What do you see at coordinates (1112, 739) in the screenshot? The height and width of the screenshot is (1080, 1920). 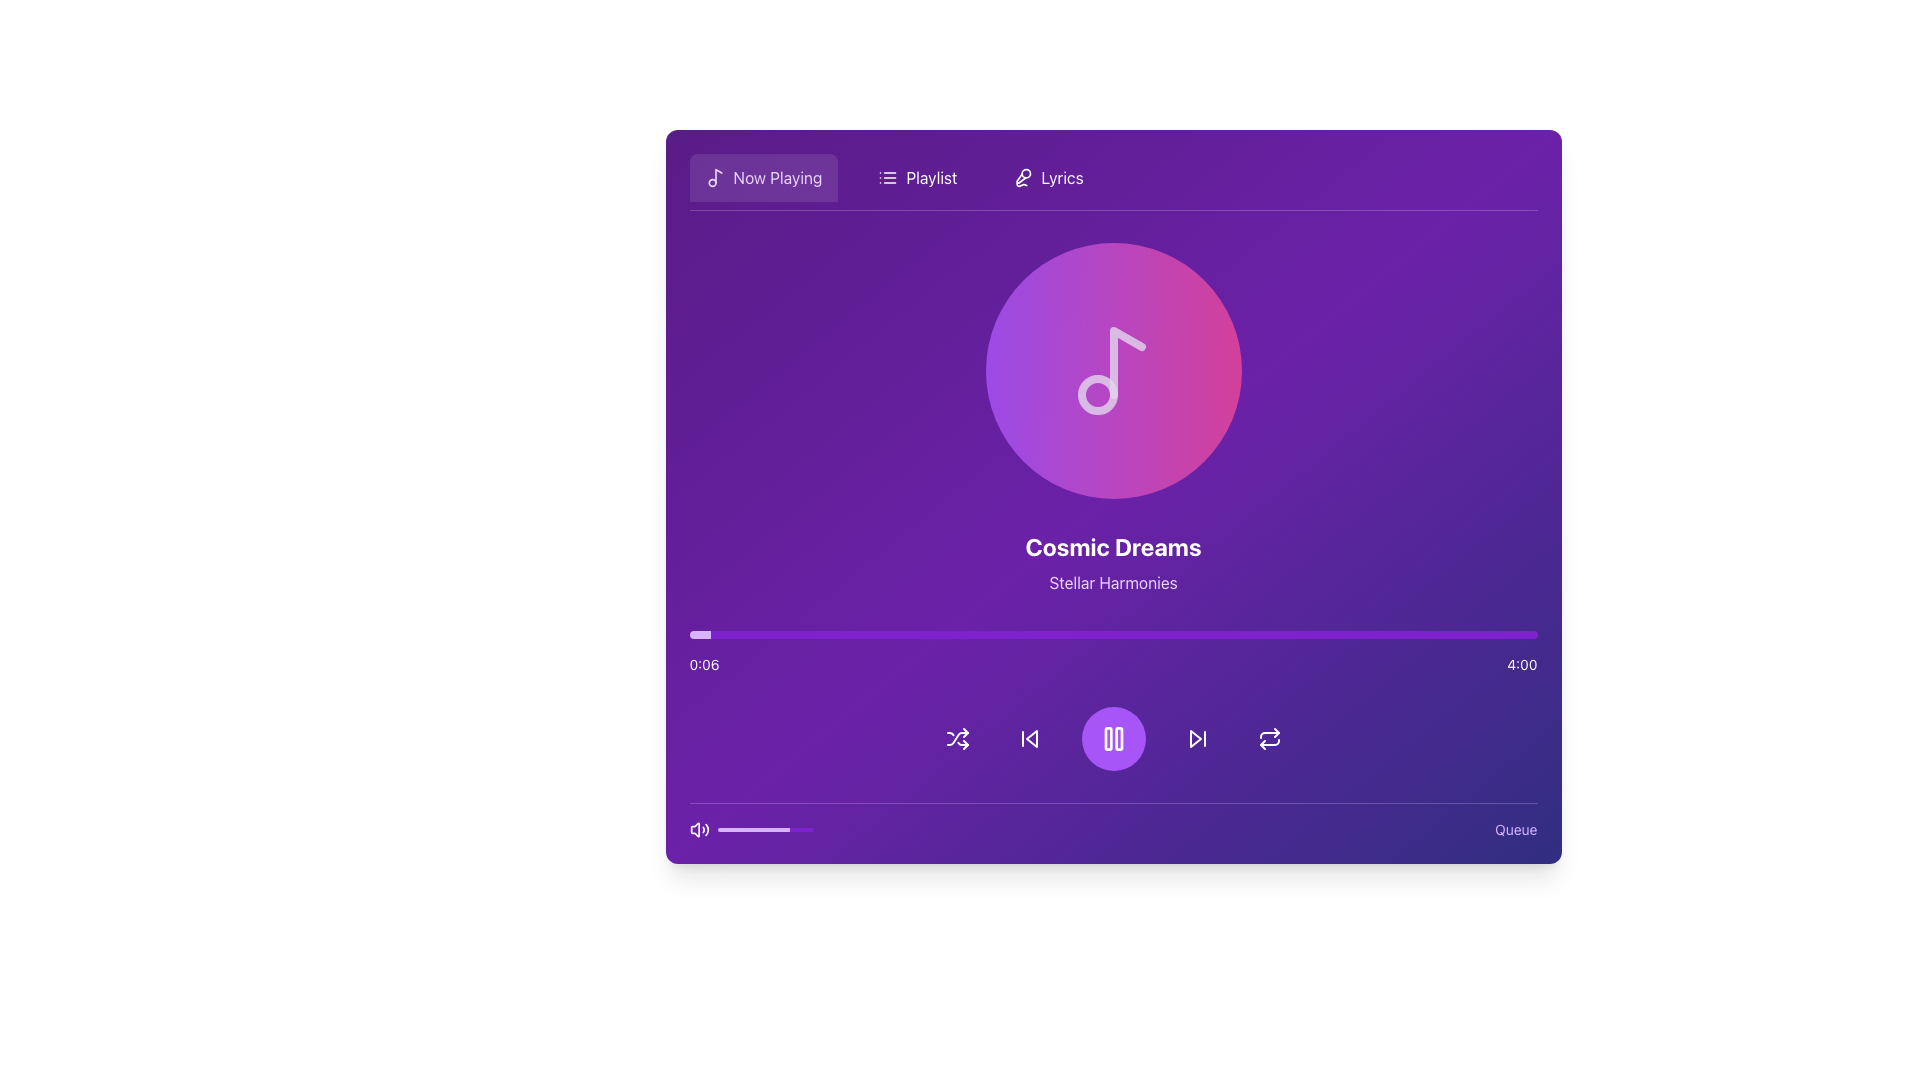 I see `the pause icon, which consists of two vertically aligned rectangular shapes with rounded corners, located in the center bottom of the navigation bar` at bounding box center [1112, 739].